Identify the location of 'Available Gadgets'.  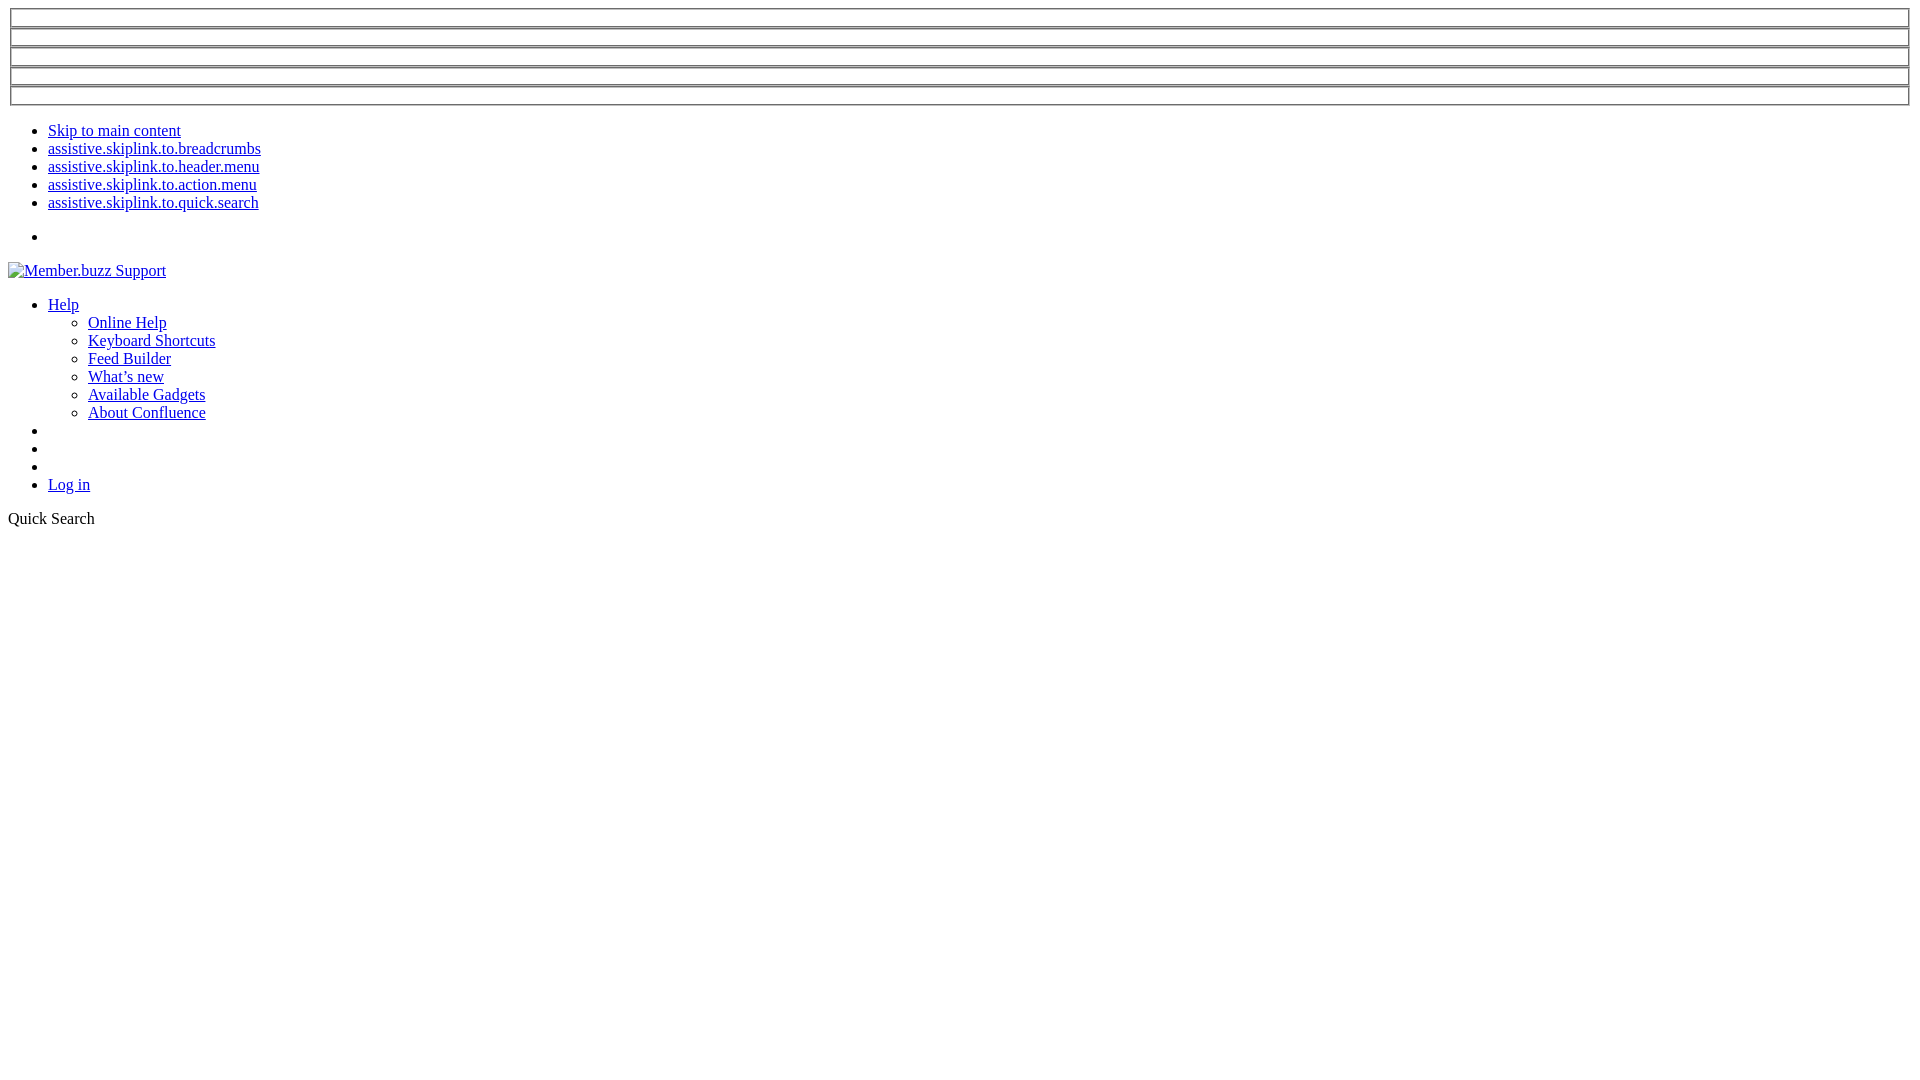
(145, 394).